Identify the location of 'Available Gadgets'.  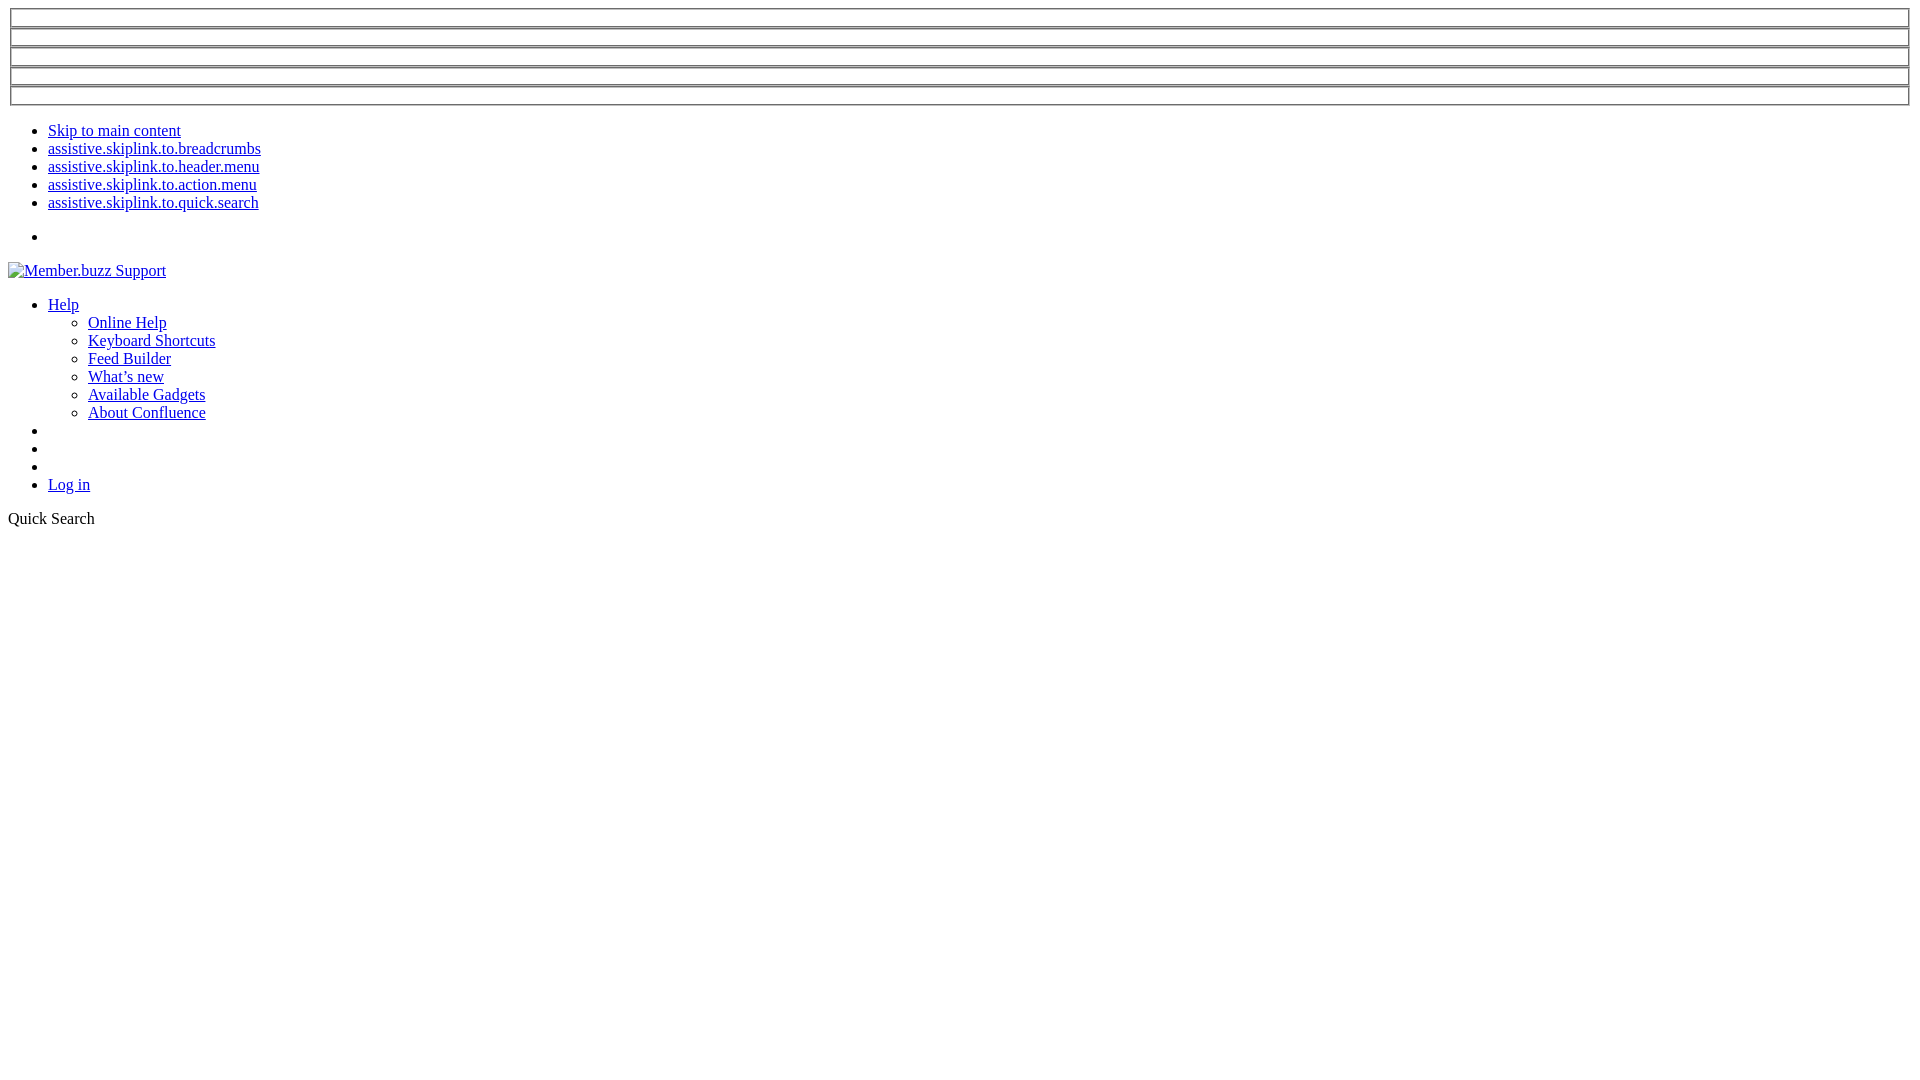
(145, 394).